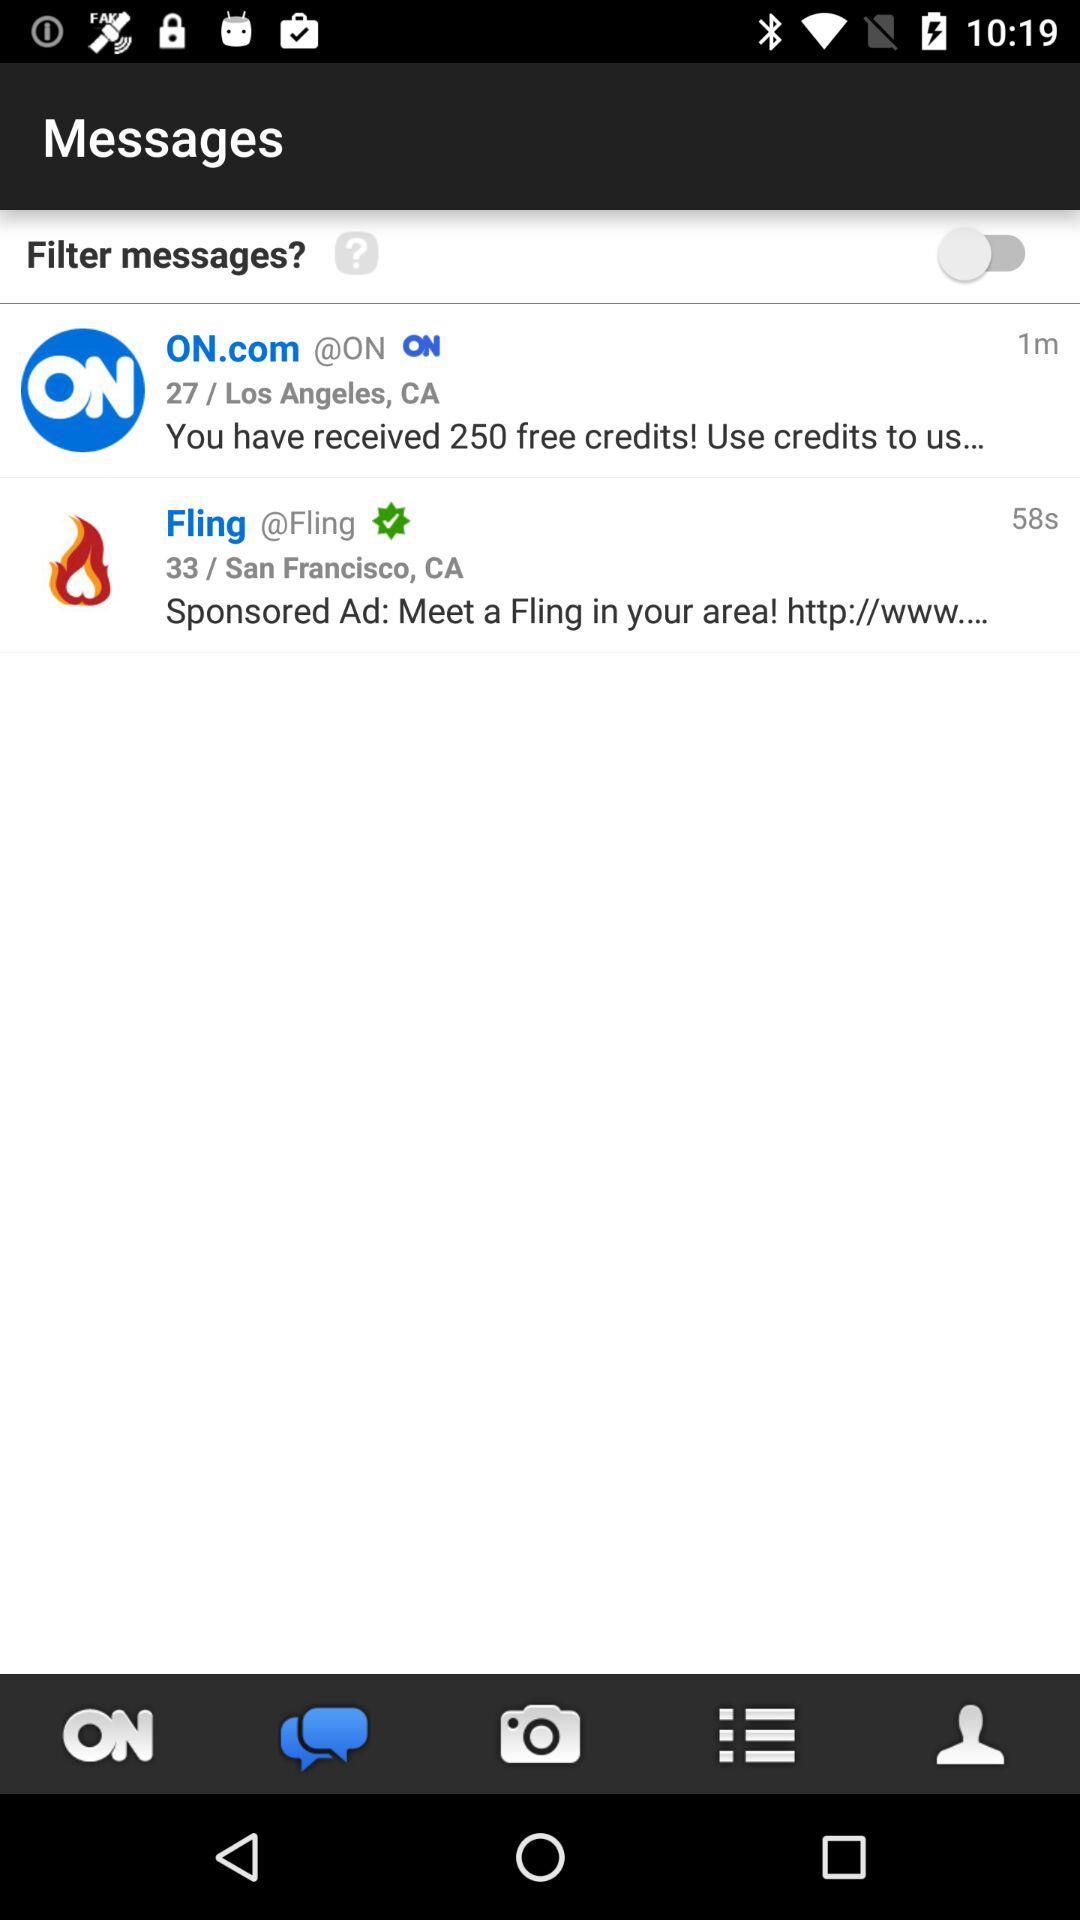  I want to click on the list icon, so click(756, 1733).